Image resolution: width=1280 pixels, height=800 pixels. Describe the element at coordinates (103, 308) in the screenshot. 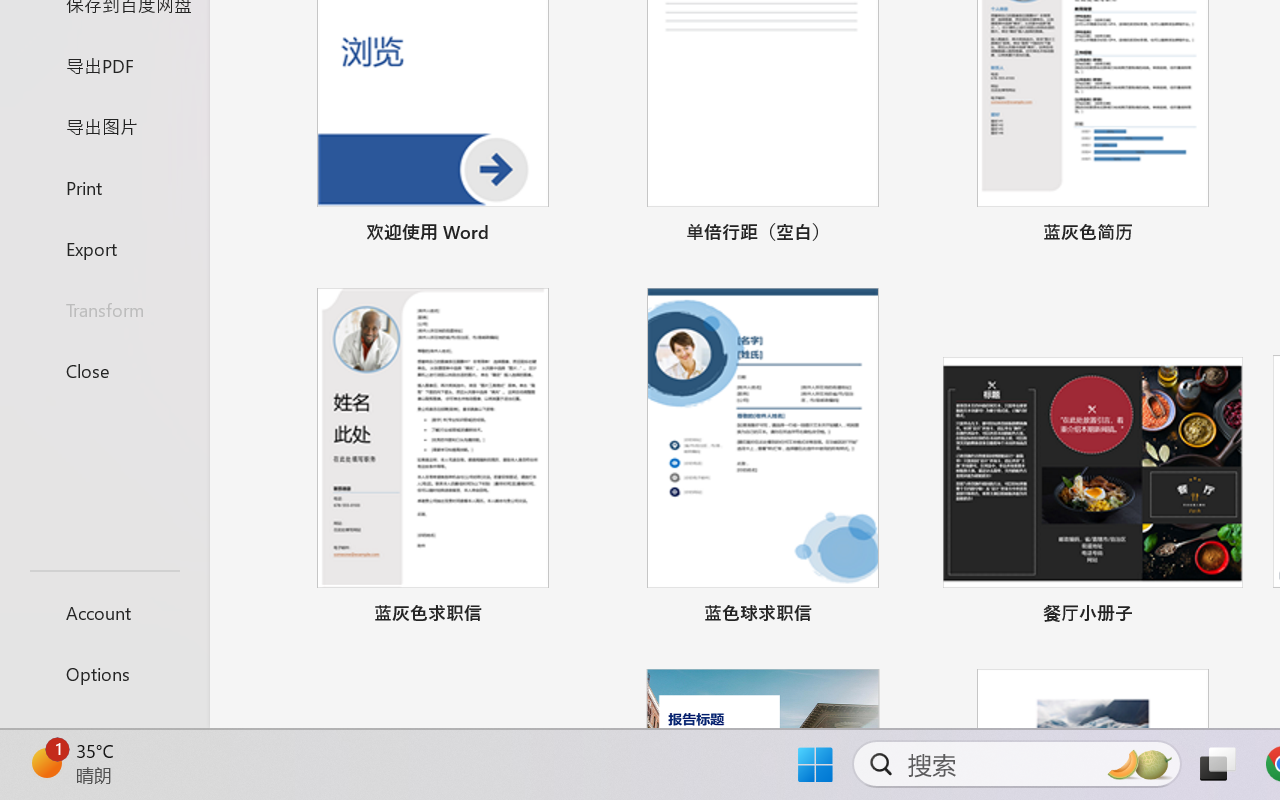

I see `'Transform'` at that location.